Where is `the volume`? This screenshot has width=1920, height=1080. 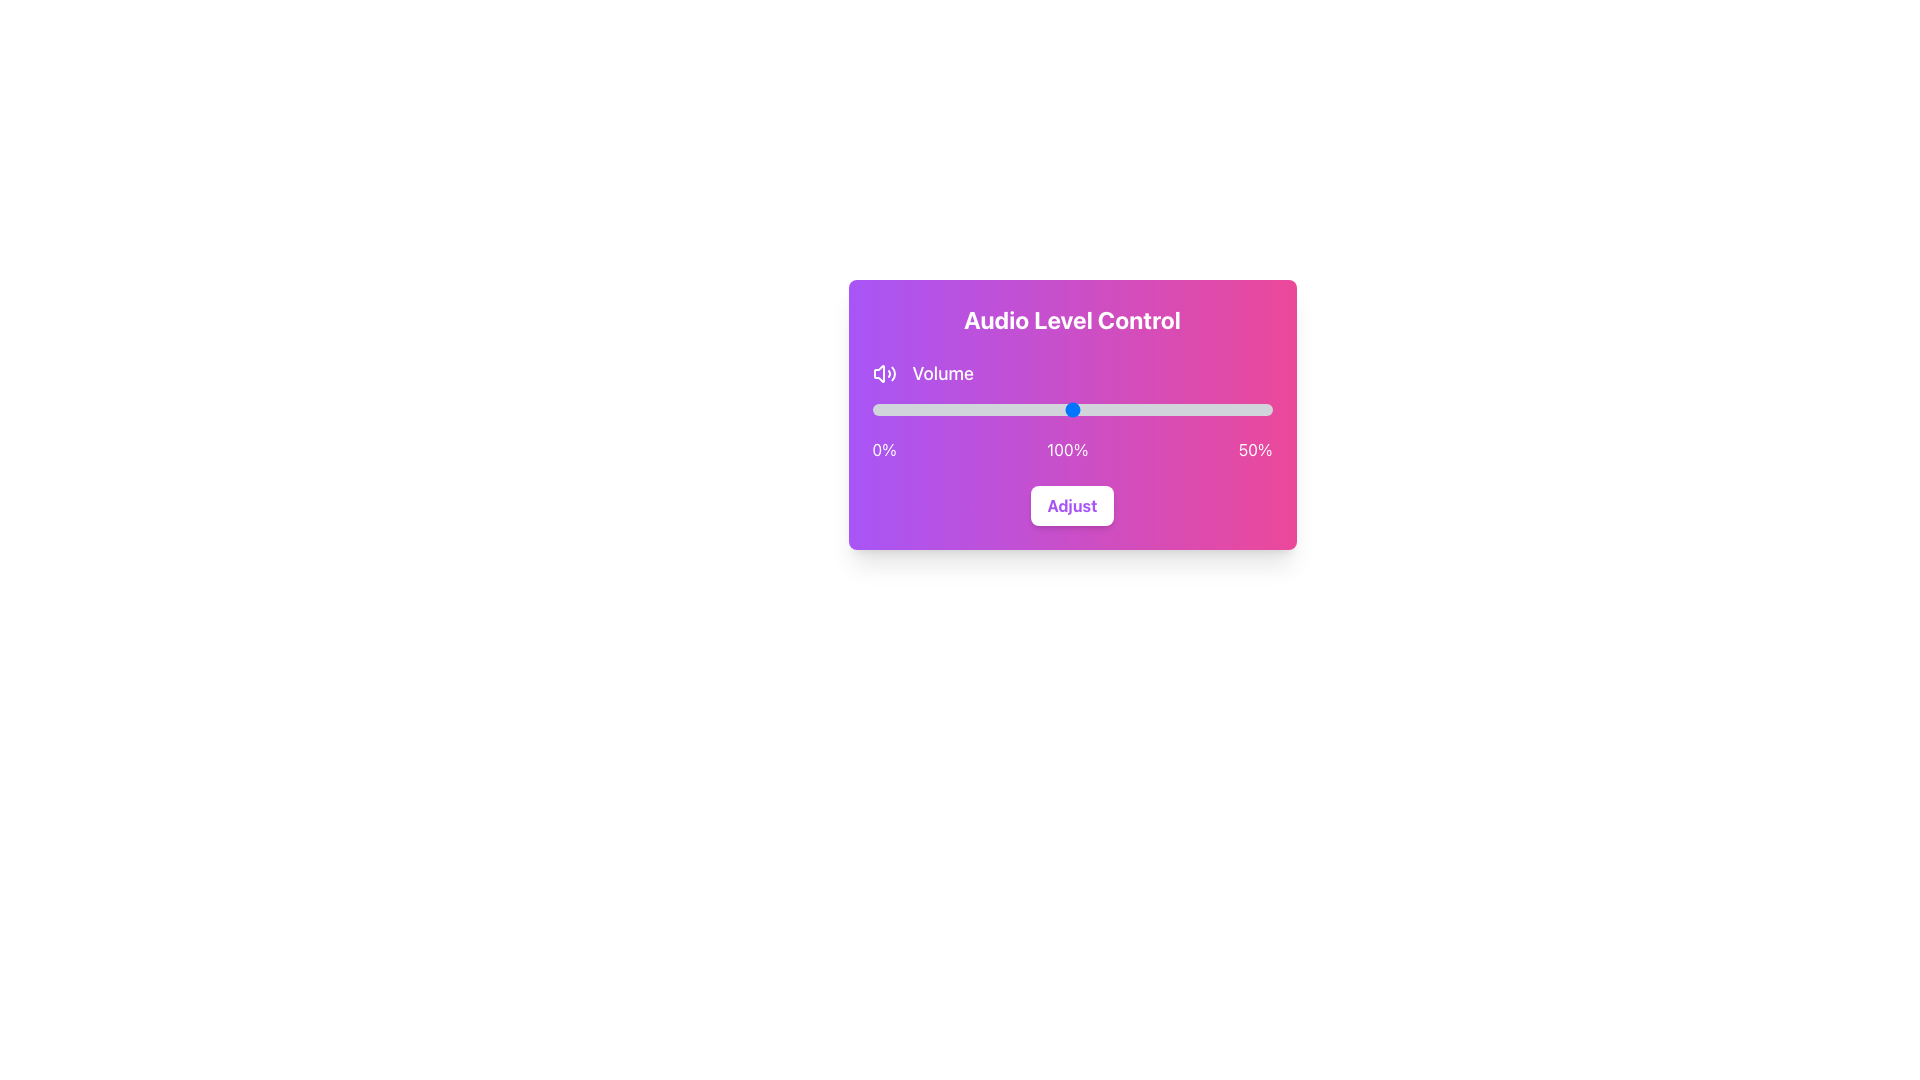 the volume is located at coordinates (927, 408).